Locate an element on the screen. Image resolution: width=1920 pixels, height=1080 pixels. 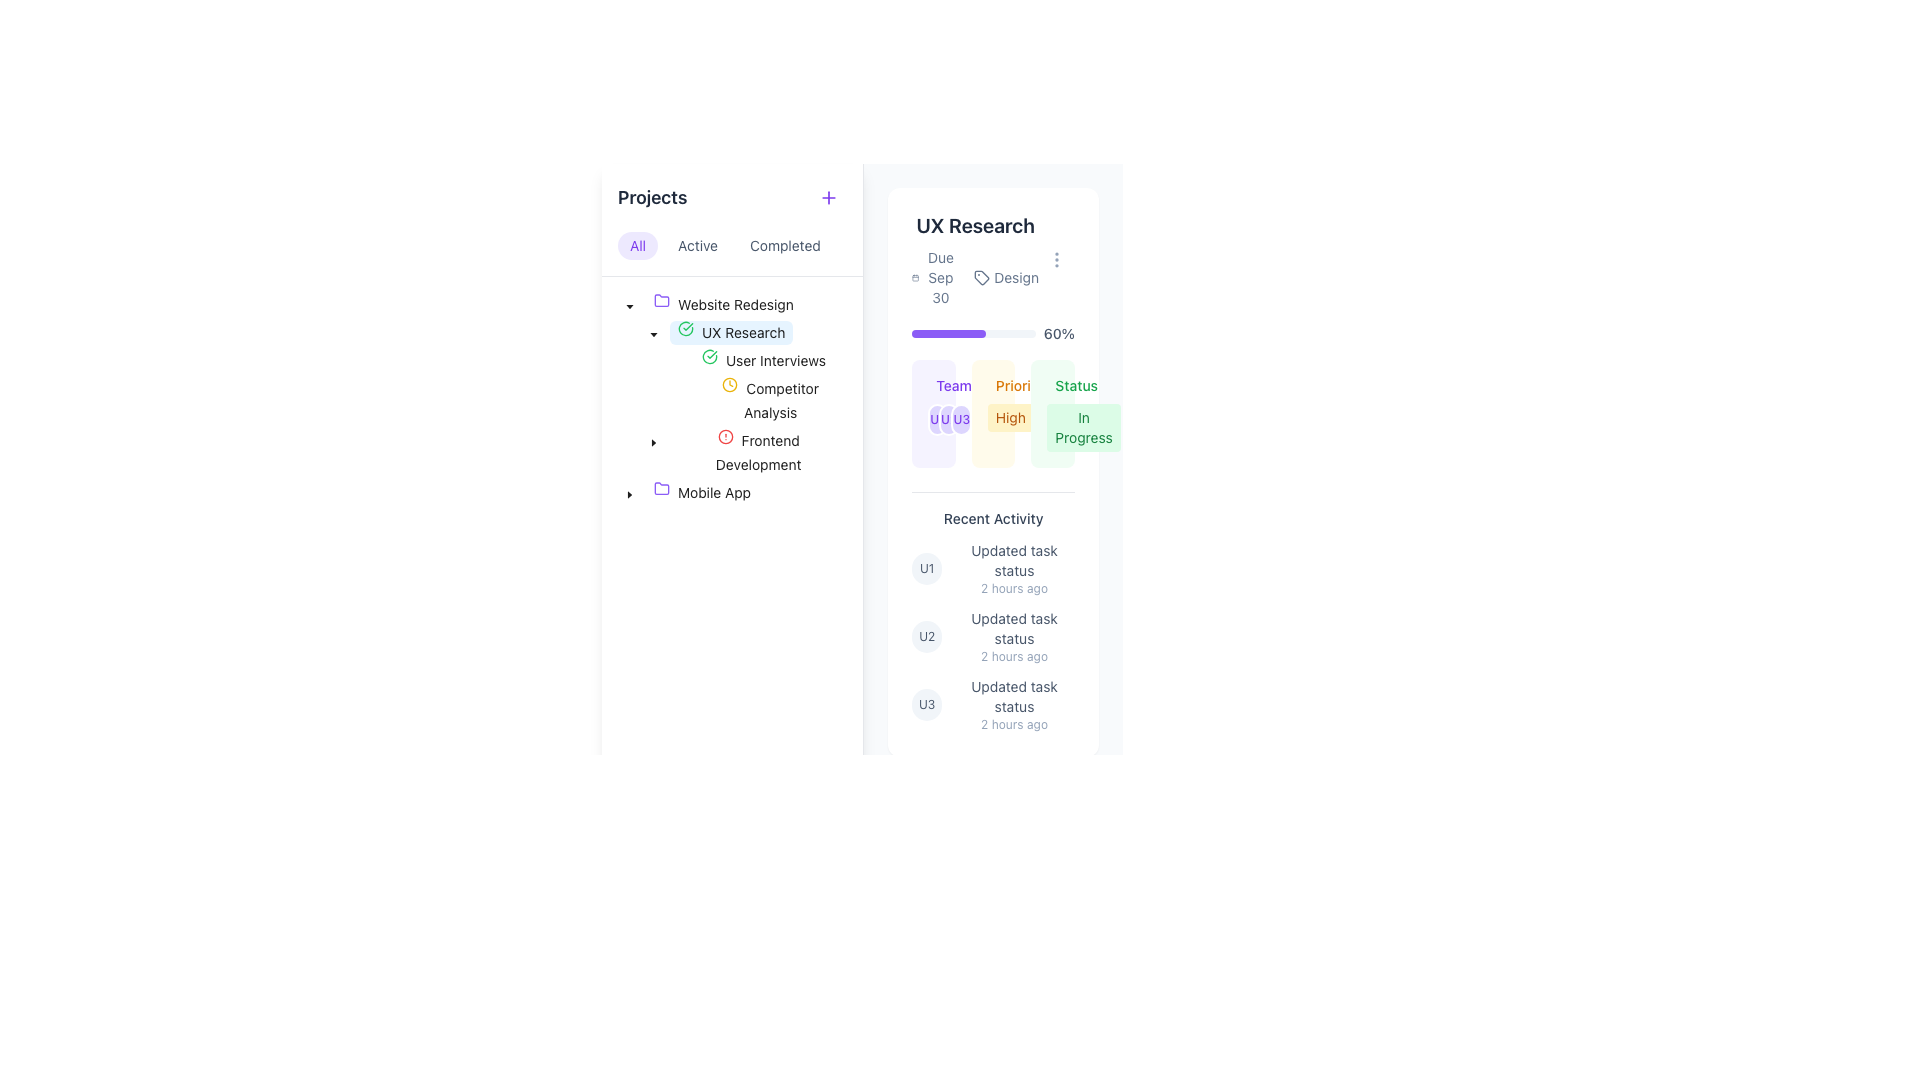
the 'In Progress' status indicator located in the 'Status' section of the 'UX Research' card, positioned beneath the 'Status' label is located at coordinates (1083, 427).